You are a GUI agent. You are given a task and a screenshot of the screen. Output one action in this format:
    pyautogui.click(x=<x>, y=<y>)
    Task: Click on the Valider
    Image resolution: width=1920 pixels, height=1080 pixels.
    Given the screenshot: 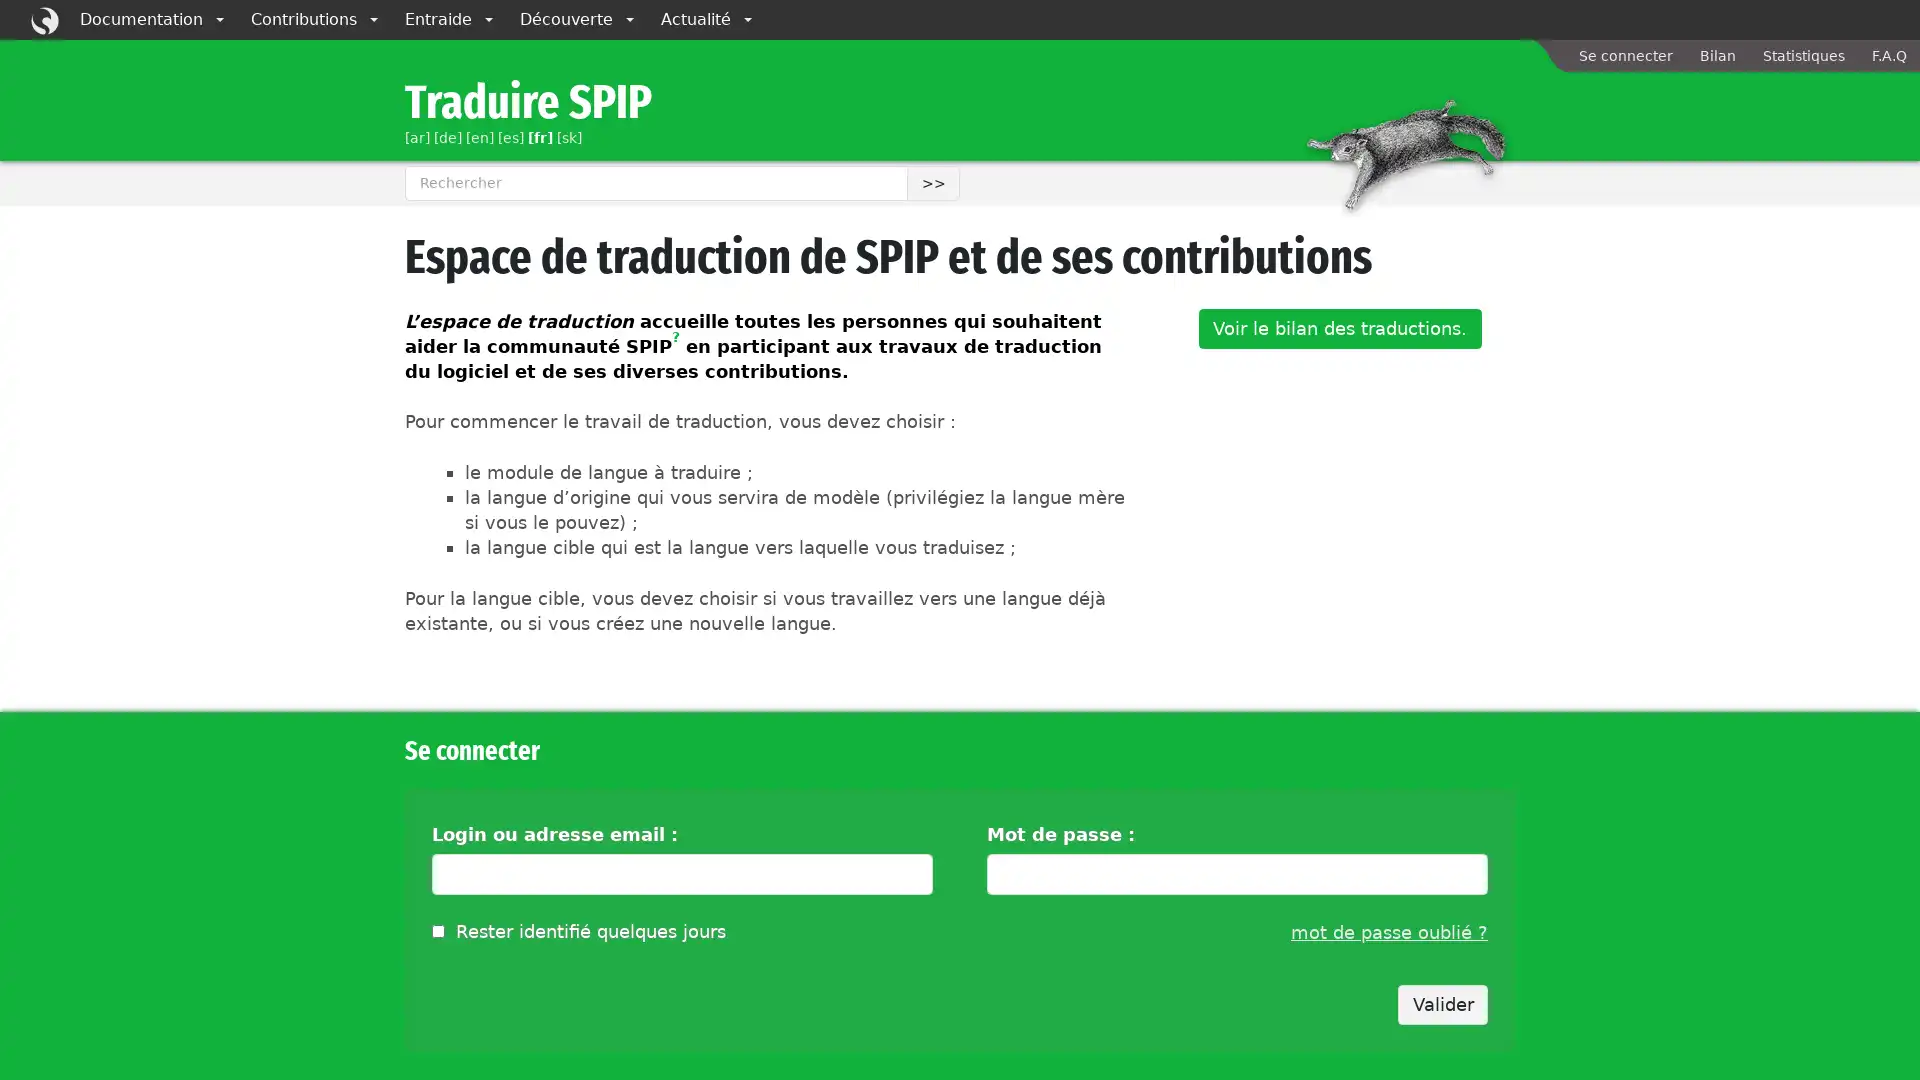 What is the action you would take?
    pyautogui.click(x=1443, y=1004)
    